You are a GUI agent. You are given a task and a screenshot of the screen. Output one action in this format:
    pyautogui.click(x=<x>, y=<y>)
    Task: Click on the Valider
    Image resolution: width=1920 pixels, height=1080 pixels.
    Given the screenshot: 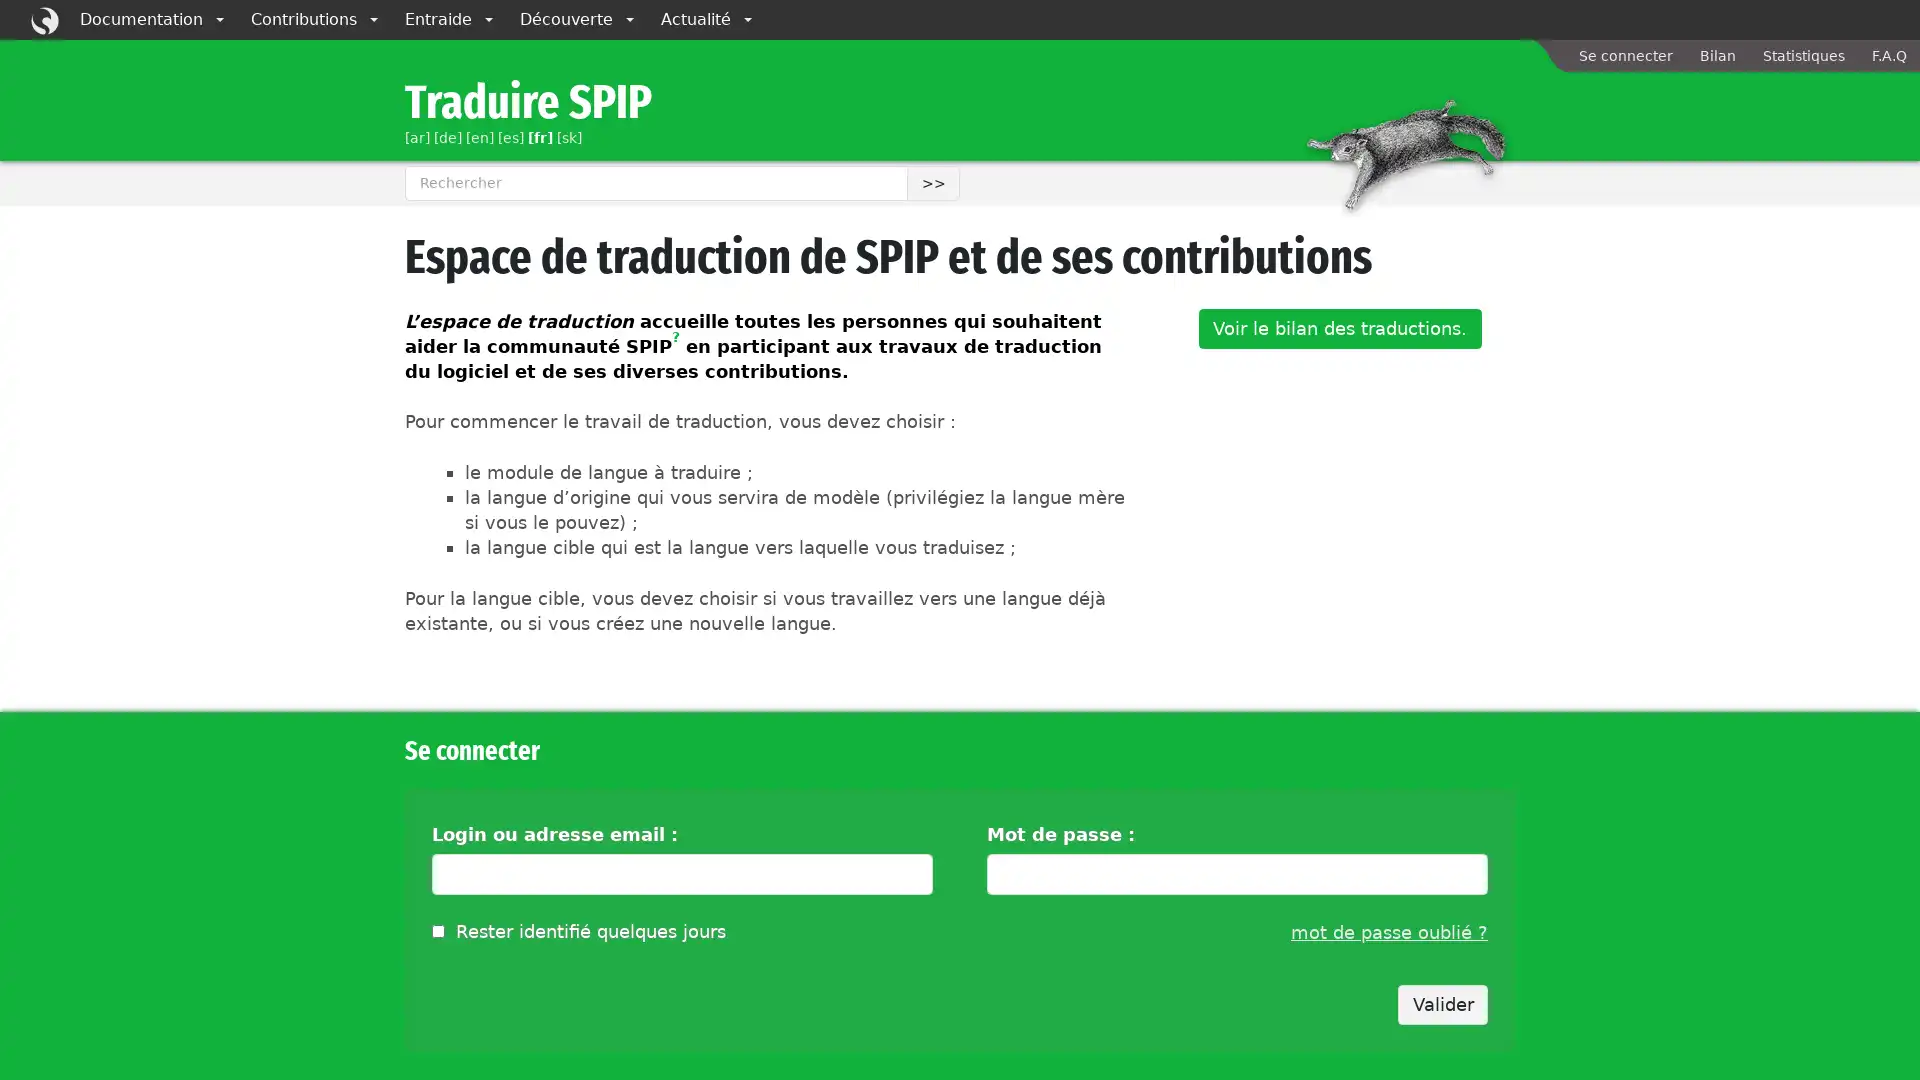 What is the action you would take?
    pyautogui.click(x=1443, y=1004)
    